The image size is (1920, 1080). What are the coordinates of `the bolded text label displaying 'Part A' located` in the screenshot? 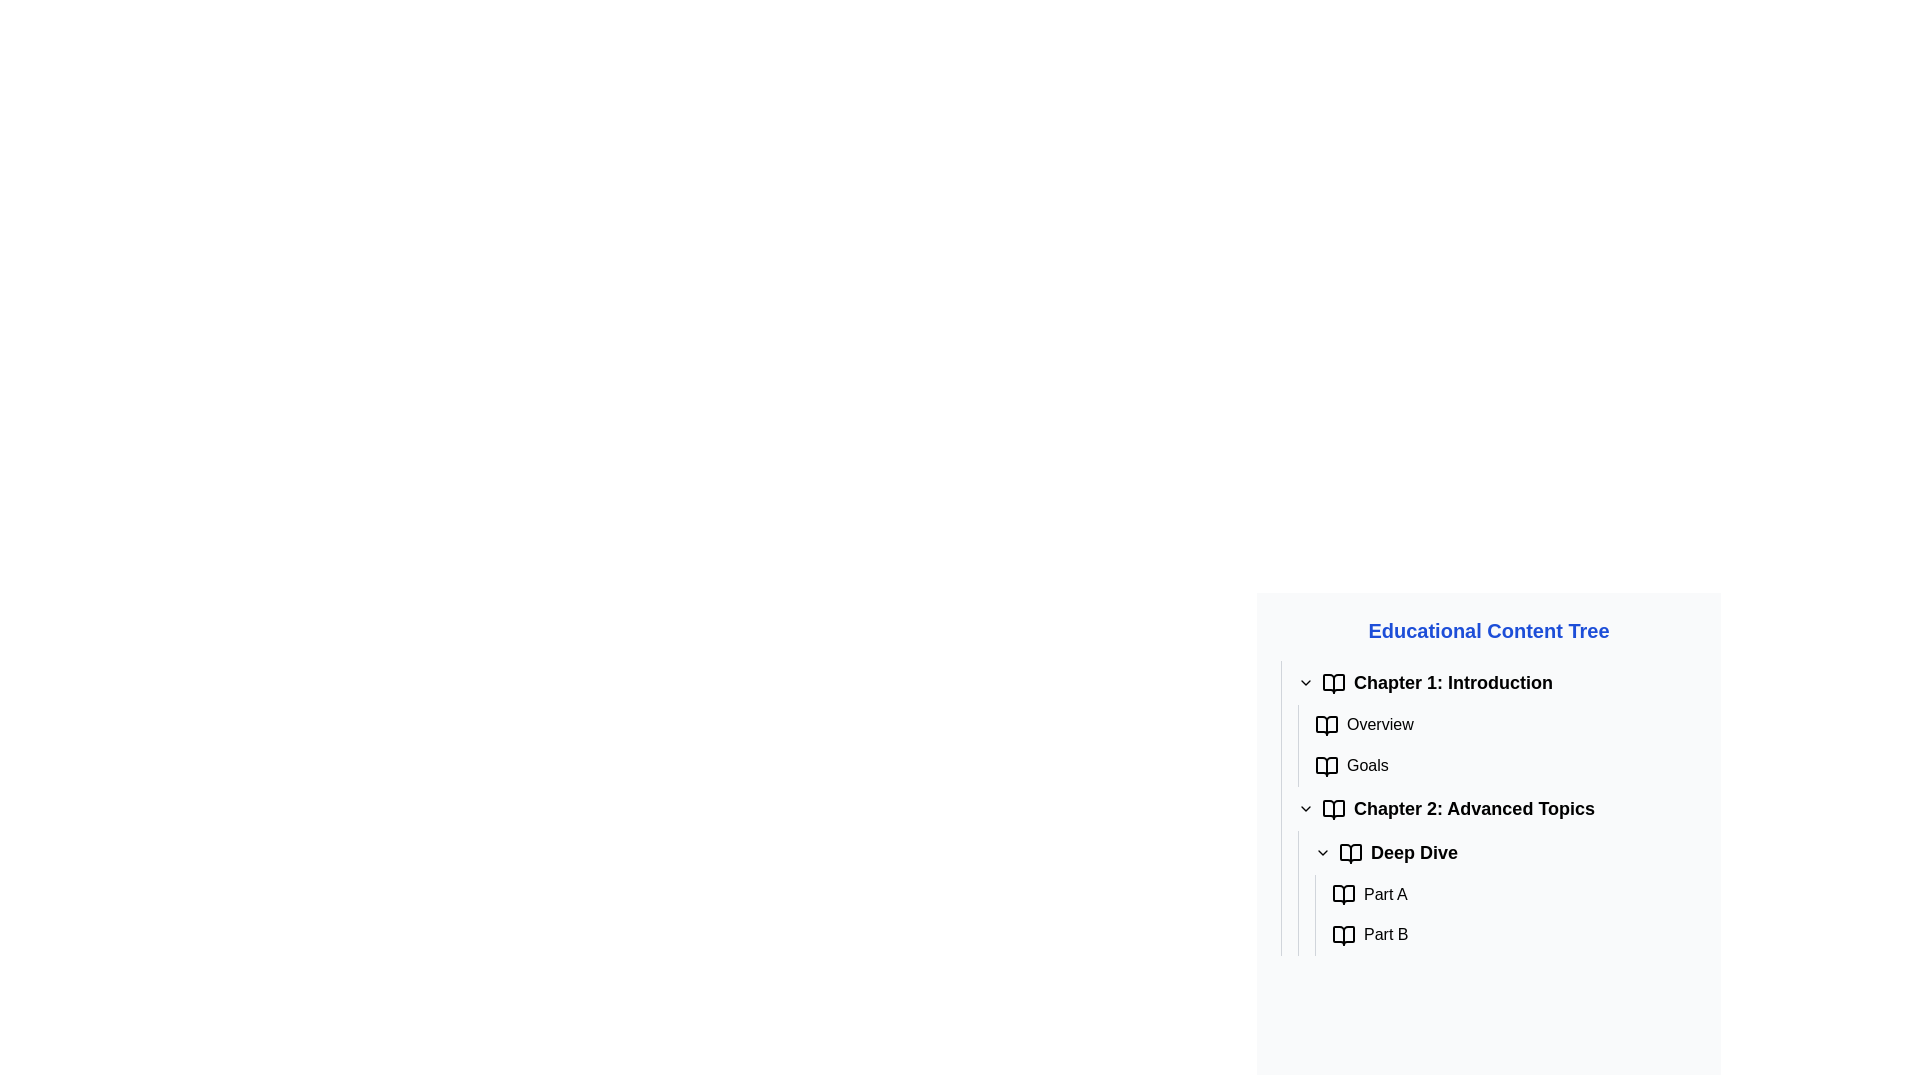 It's located at (1368, 893).